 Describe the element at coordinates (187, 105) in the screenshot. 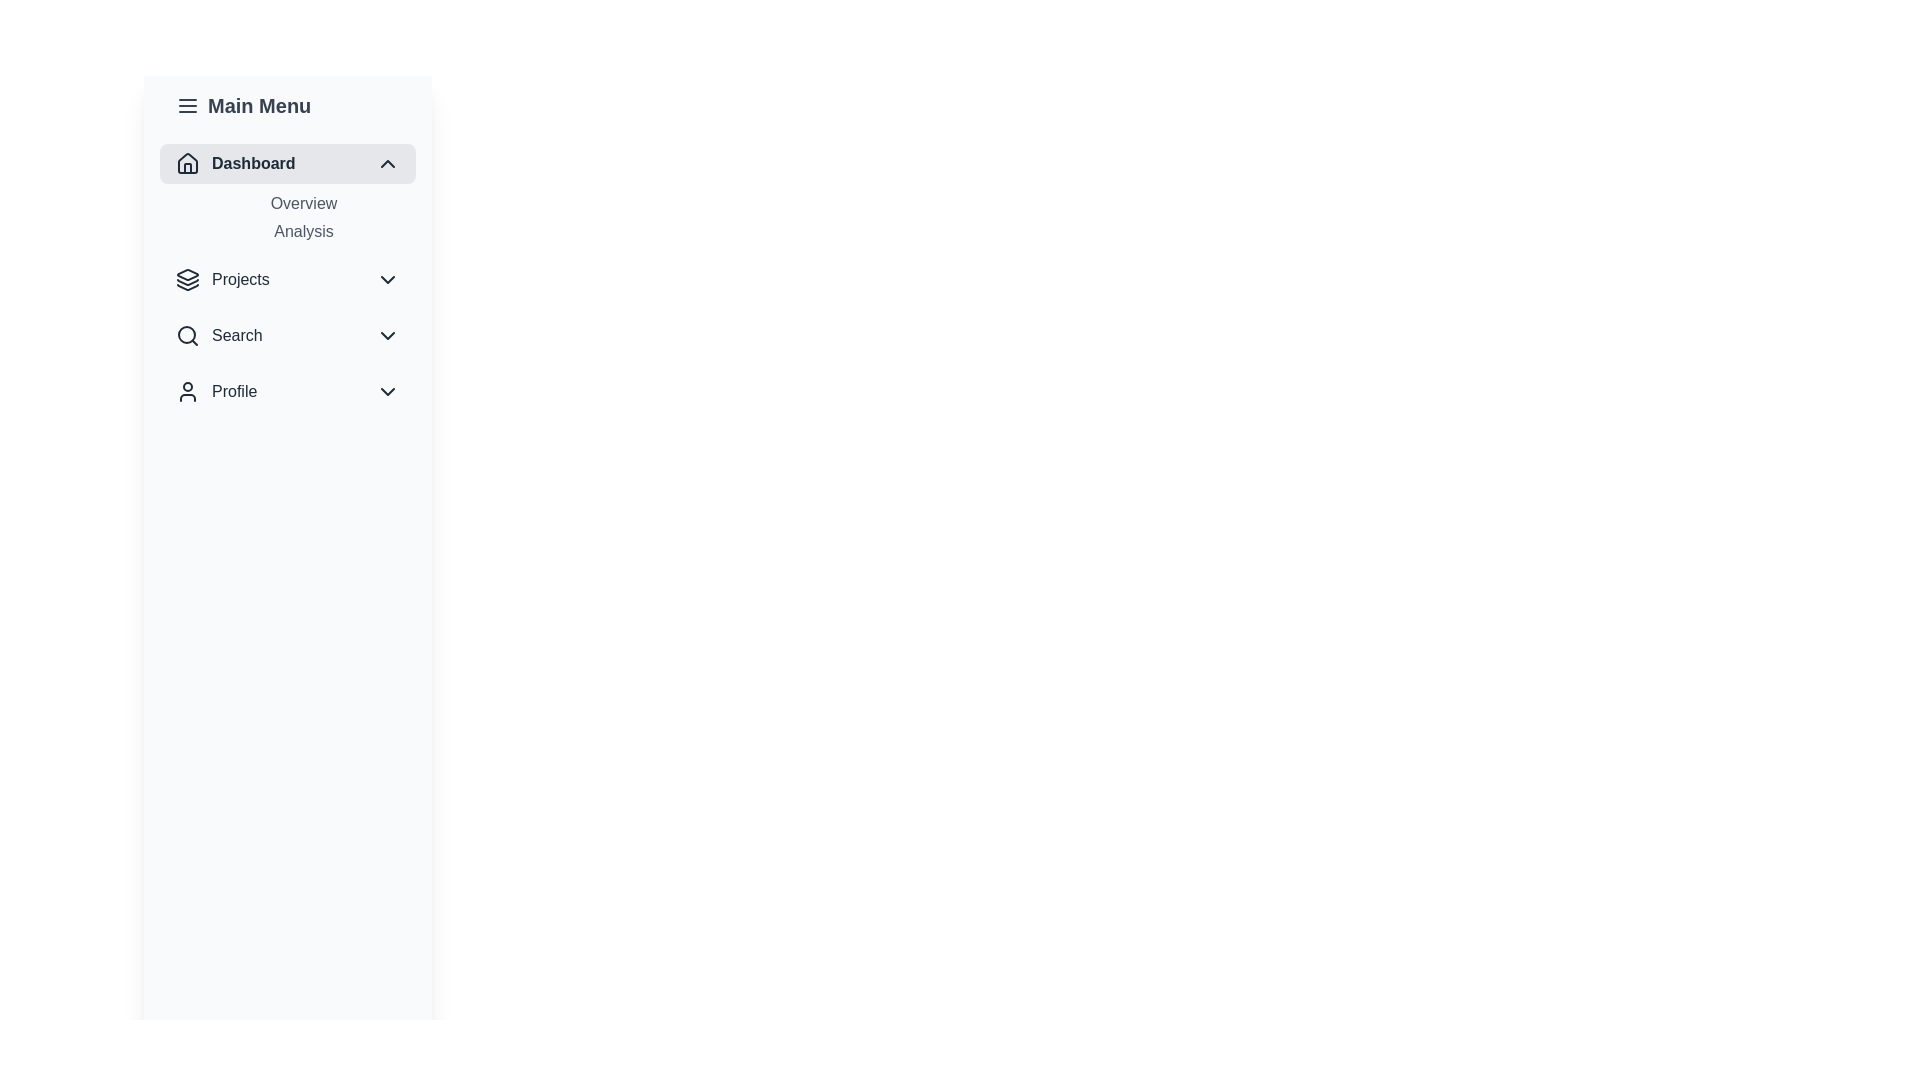

I see `the three-line menu icon located to the left of the 'Main Menu' heading in the sidebar to potentially display a tooltip` at that location.